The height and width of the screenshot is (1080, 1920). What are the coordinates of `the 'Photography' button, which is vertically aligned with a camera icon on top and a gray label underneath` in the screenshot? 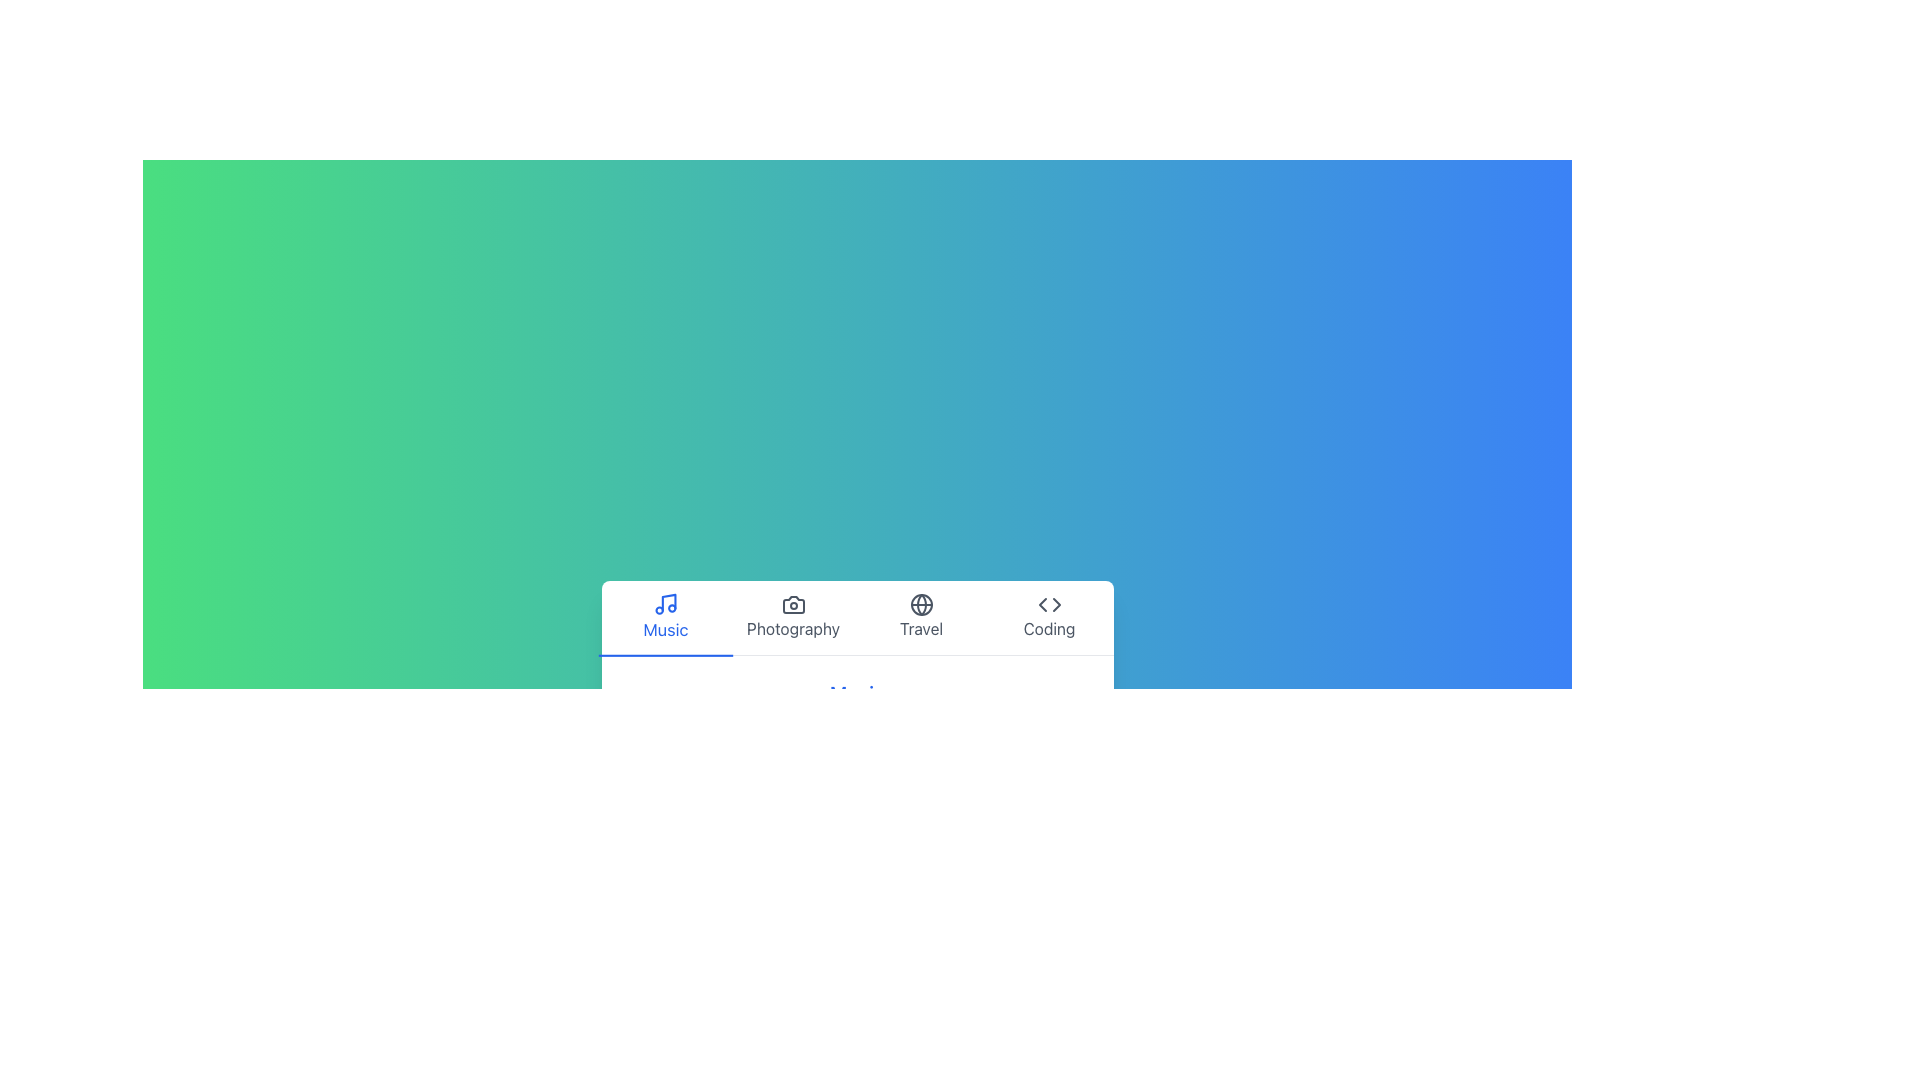 It's located at (792, 616).